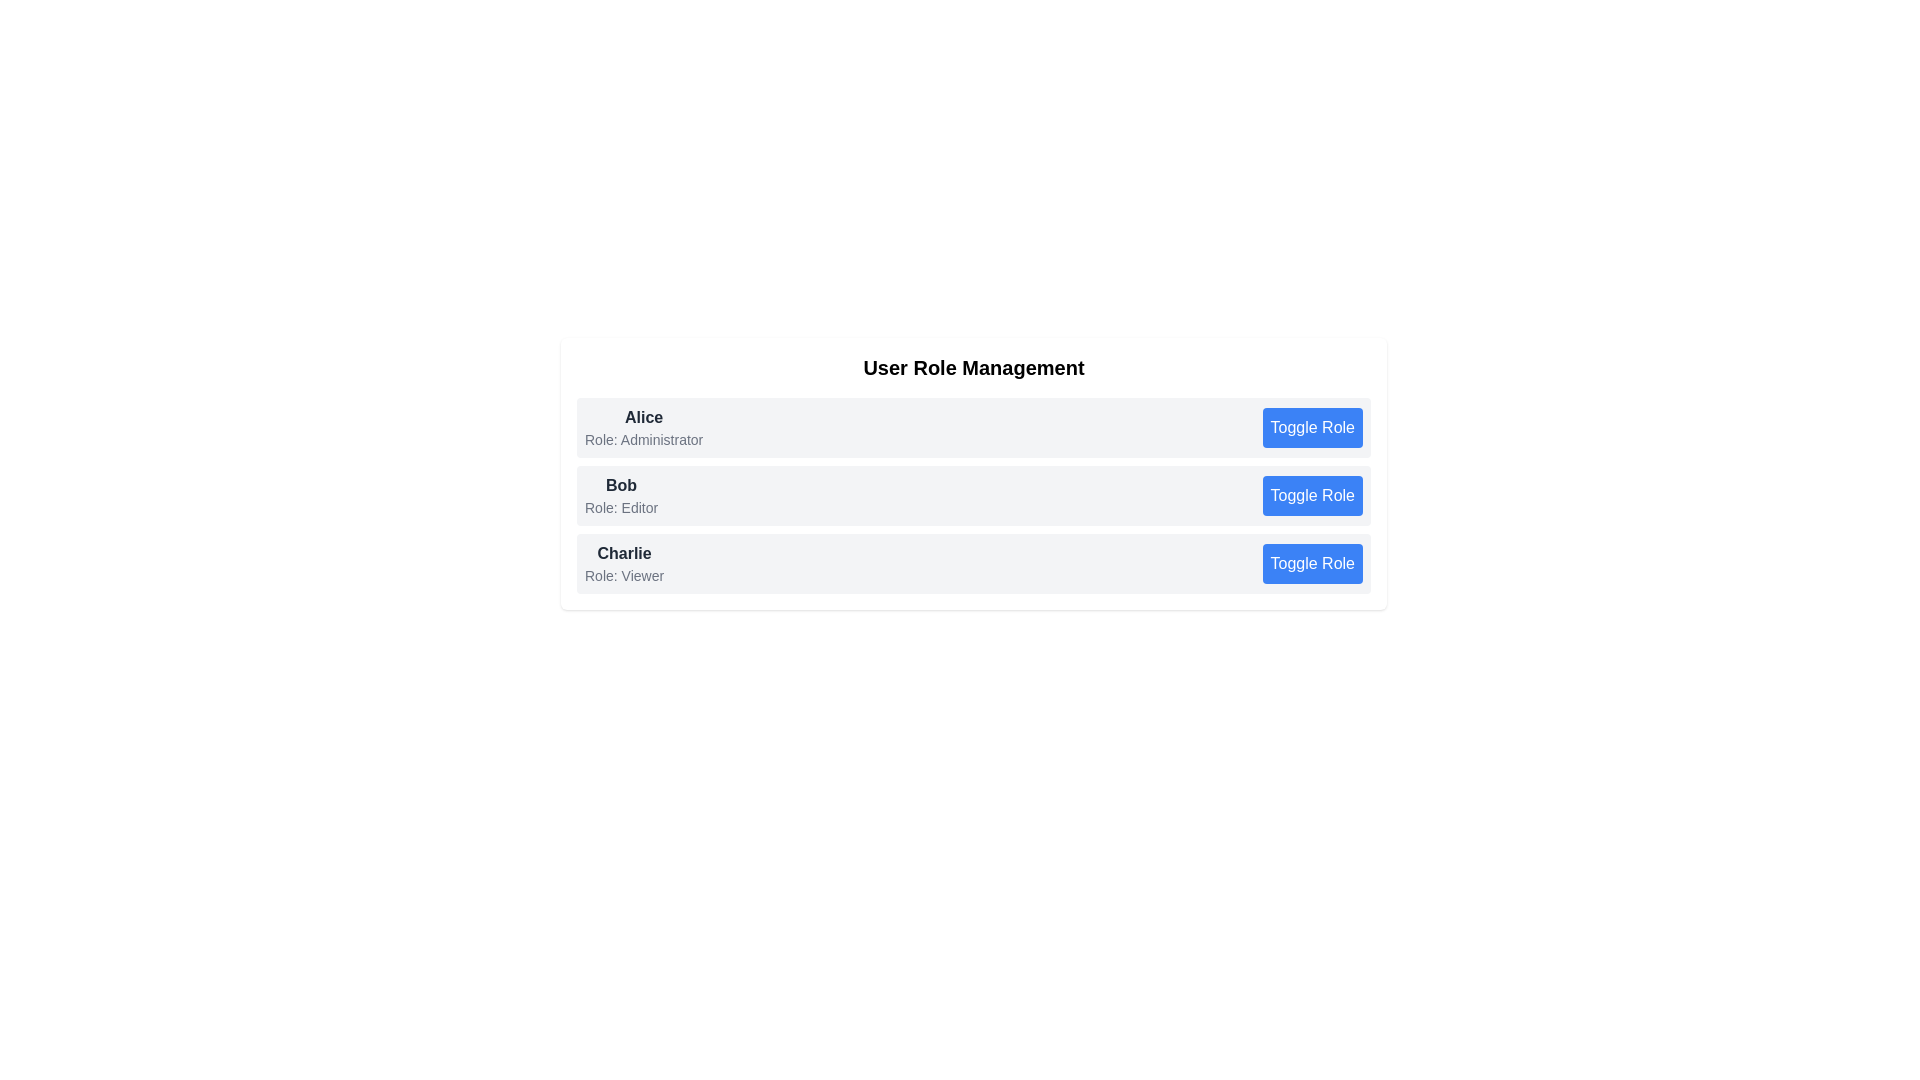 The width and height of the screenshot is (1920, 1080). I want to click on user name 'Bob' and role information 'Role: Editor' from the second row of the user entries list, which features a blue button labeled 'Toggle Role' on the right, so click(974, 495).